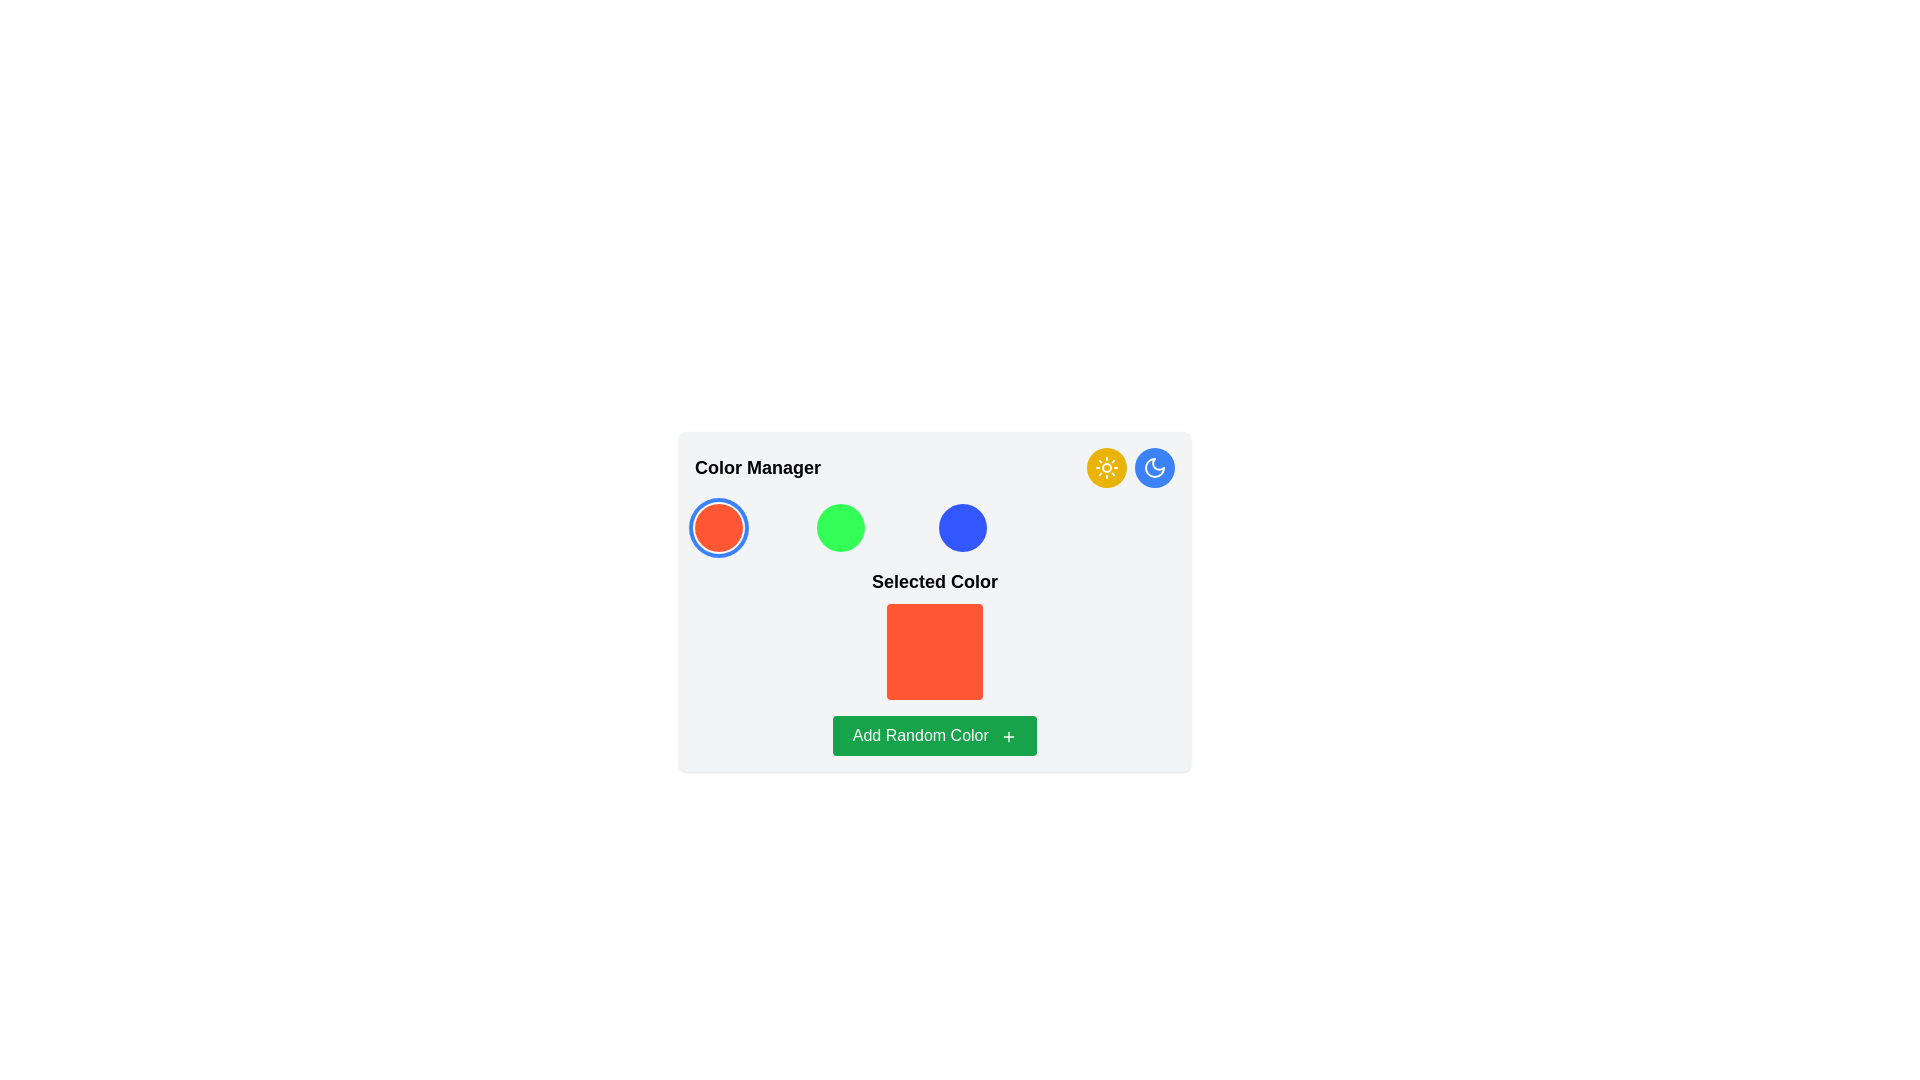  I want to click on the night mode toggle button located in the top-right corner of the interface, so click(1155, 467).